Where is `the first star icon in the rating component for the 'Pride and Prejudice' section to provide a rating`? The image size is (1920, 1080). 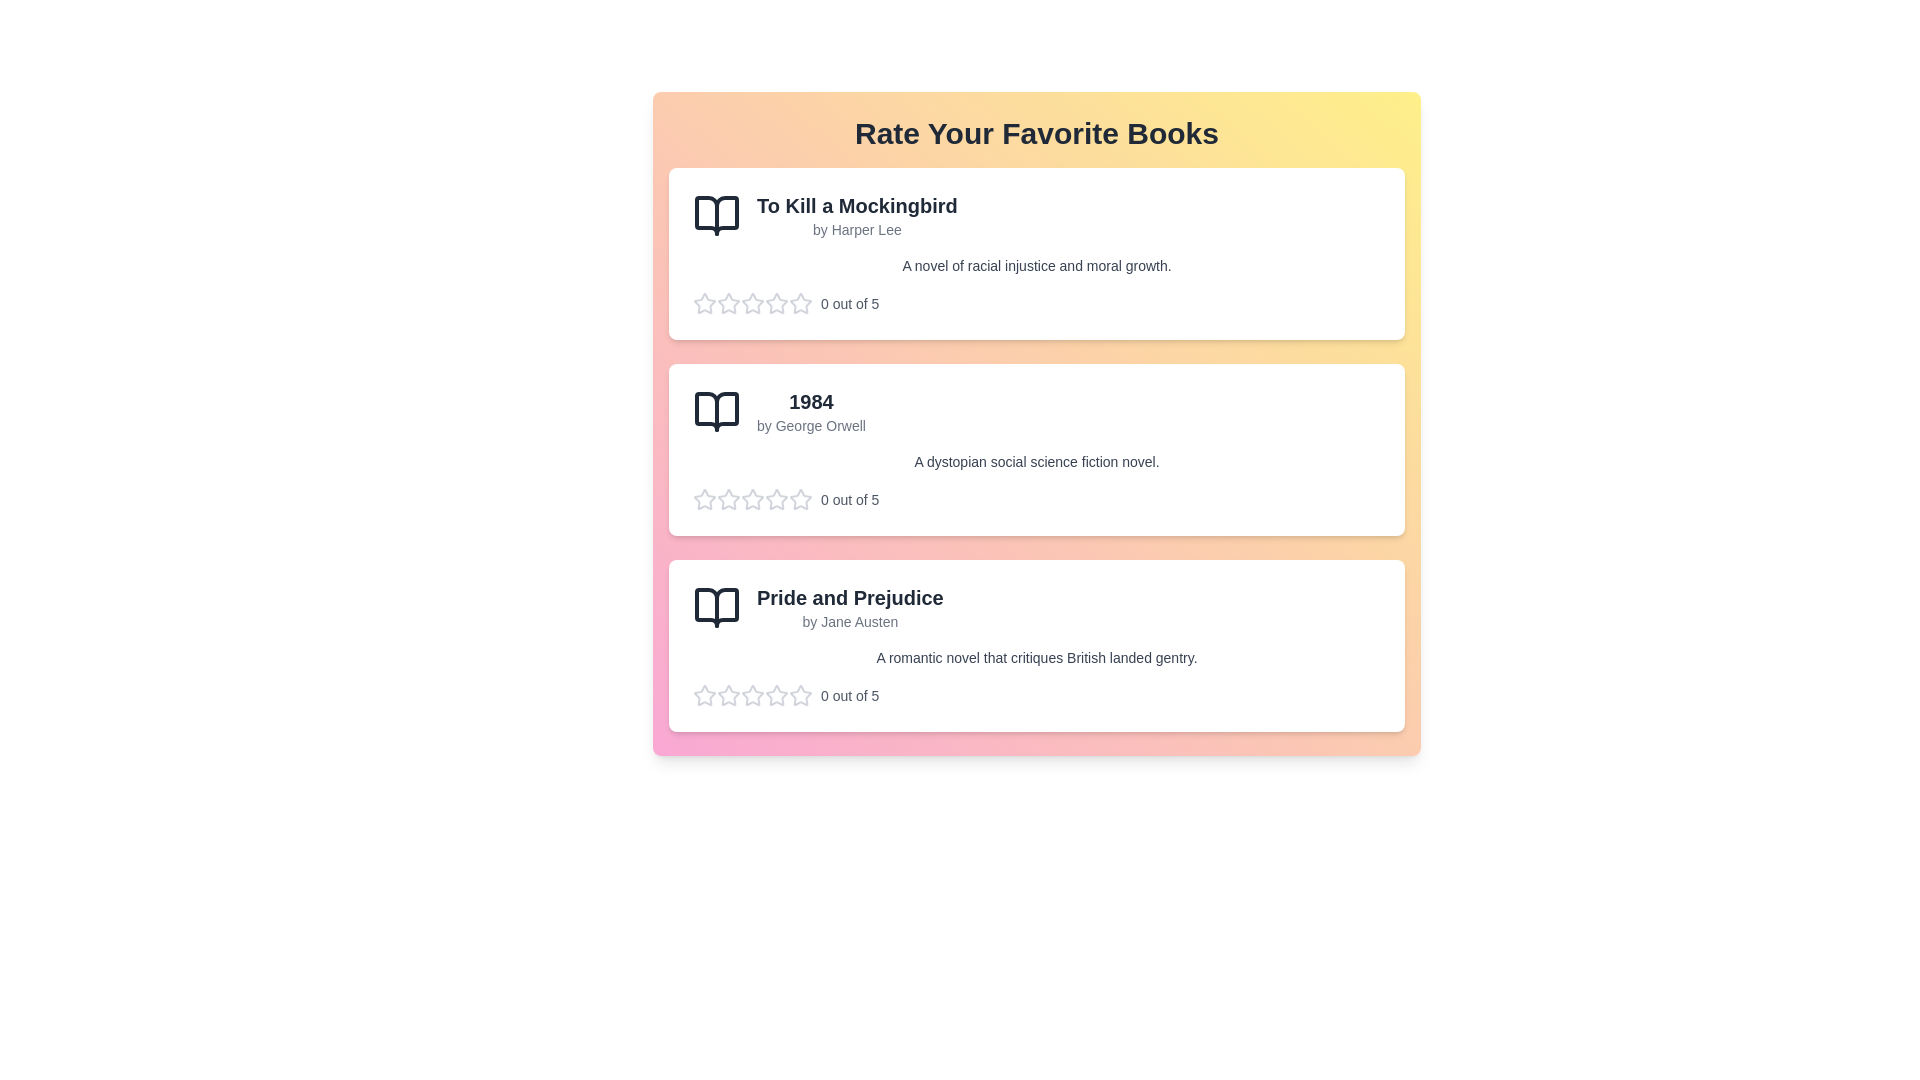 the first star icon in the rating component for the 'Pride and Prejudice' section to provide a rating is located at coordinates (705, 694).